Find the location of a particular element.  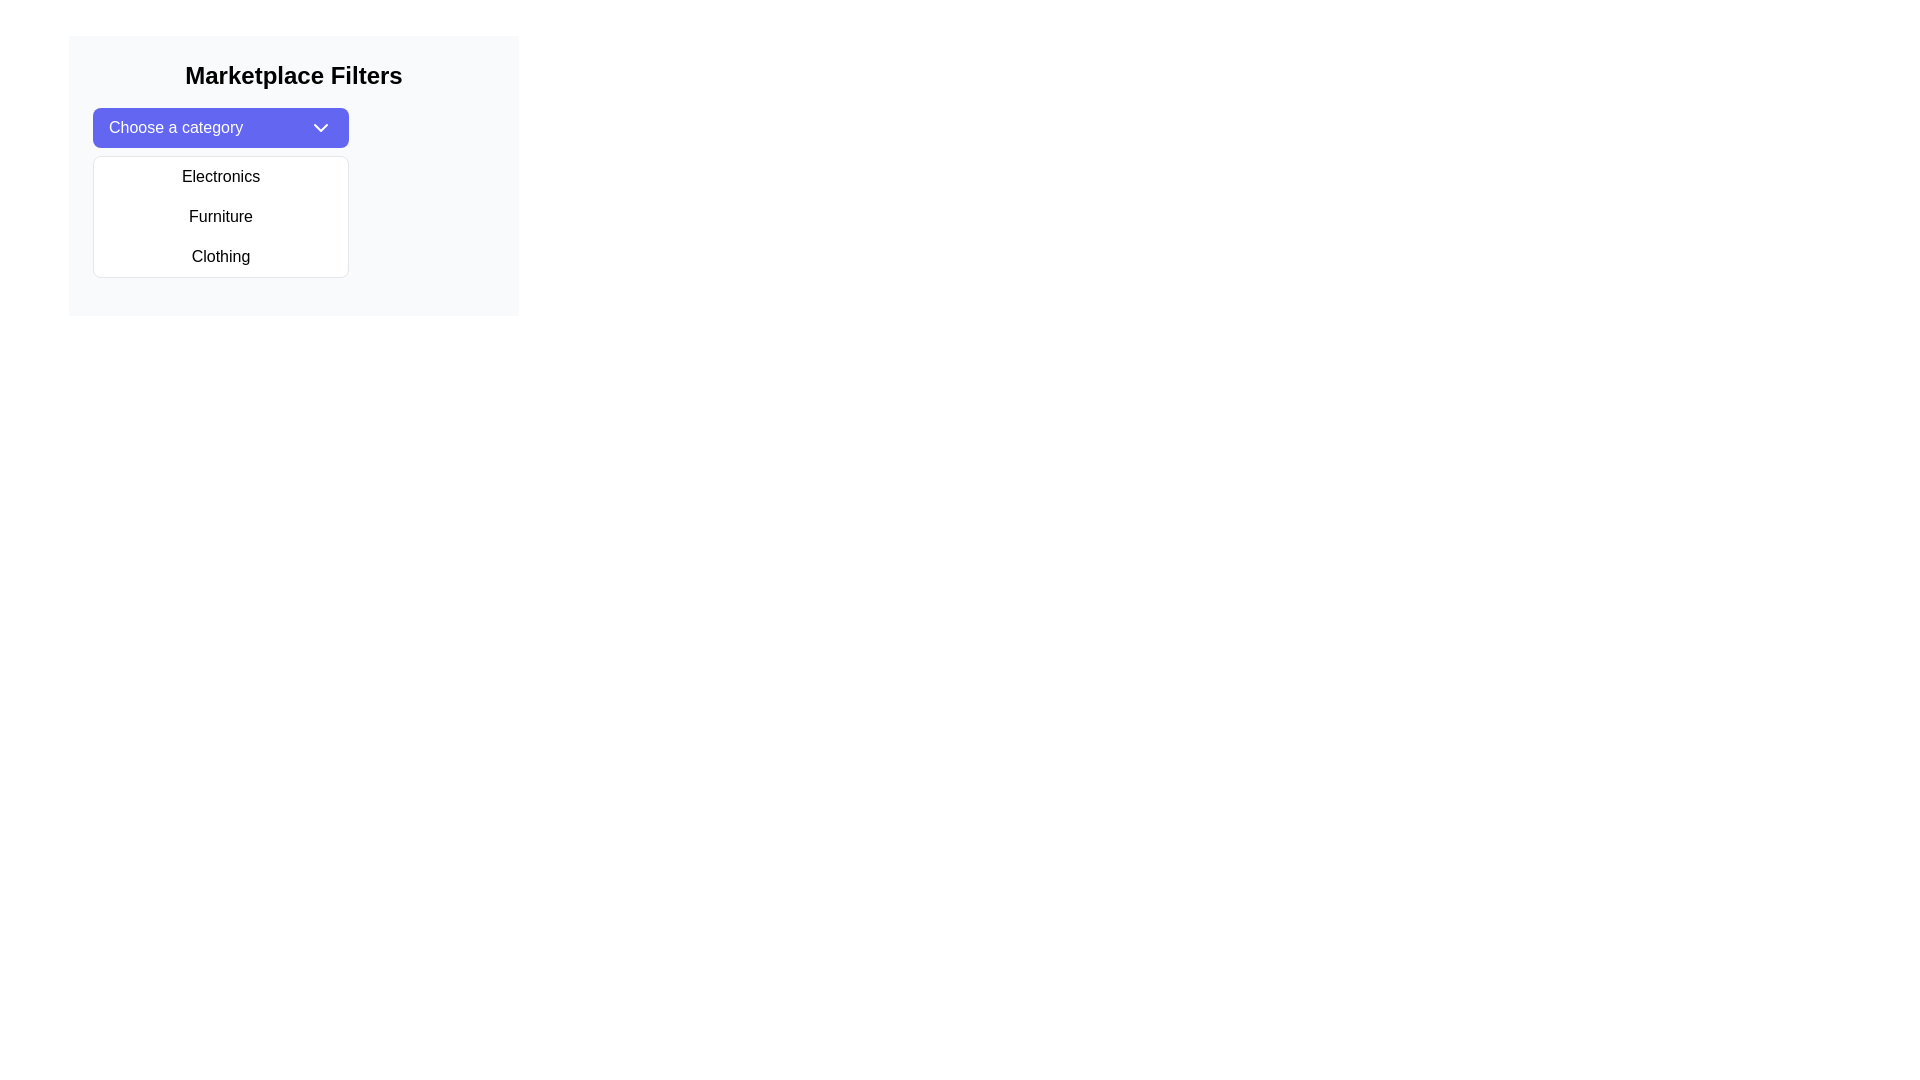

the Dropdown toggle button labeled 'Choose a category' with a blue background, located beneath 'Marketplace Filters' is located at coordinates (220, 127).